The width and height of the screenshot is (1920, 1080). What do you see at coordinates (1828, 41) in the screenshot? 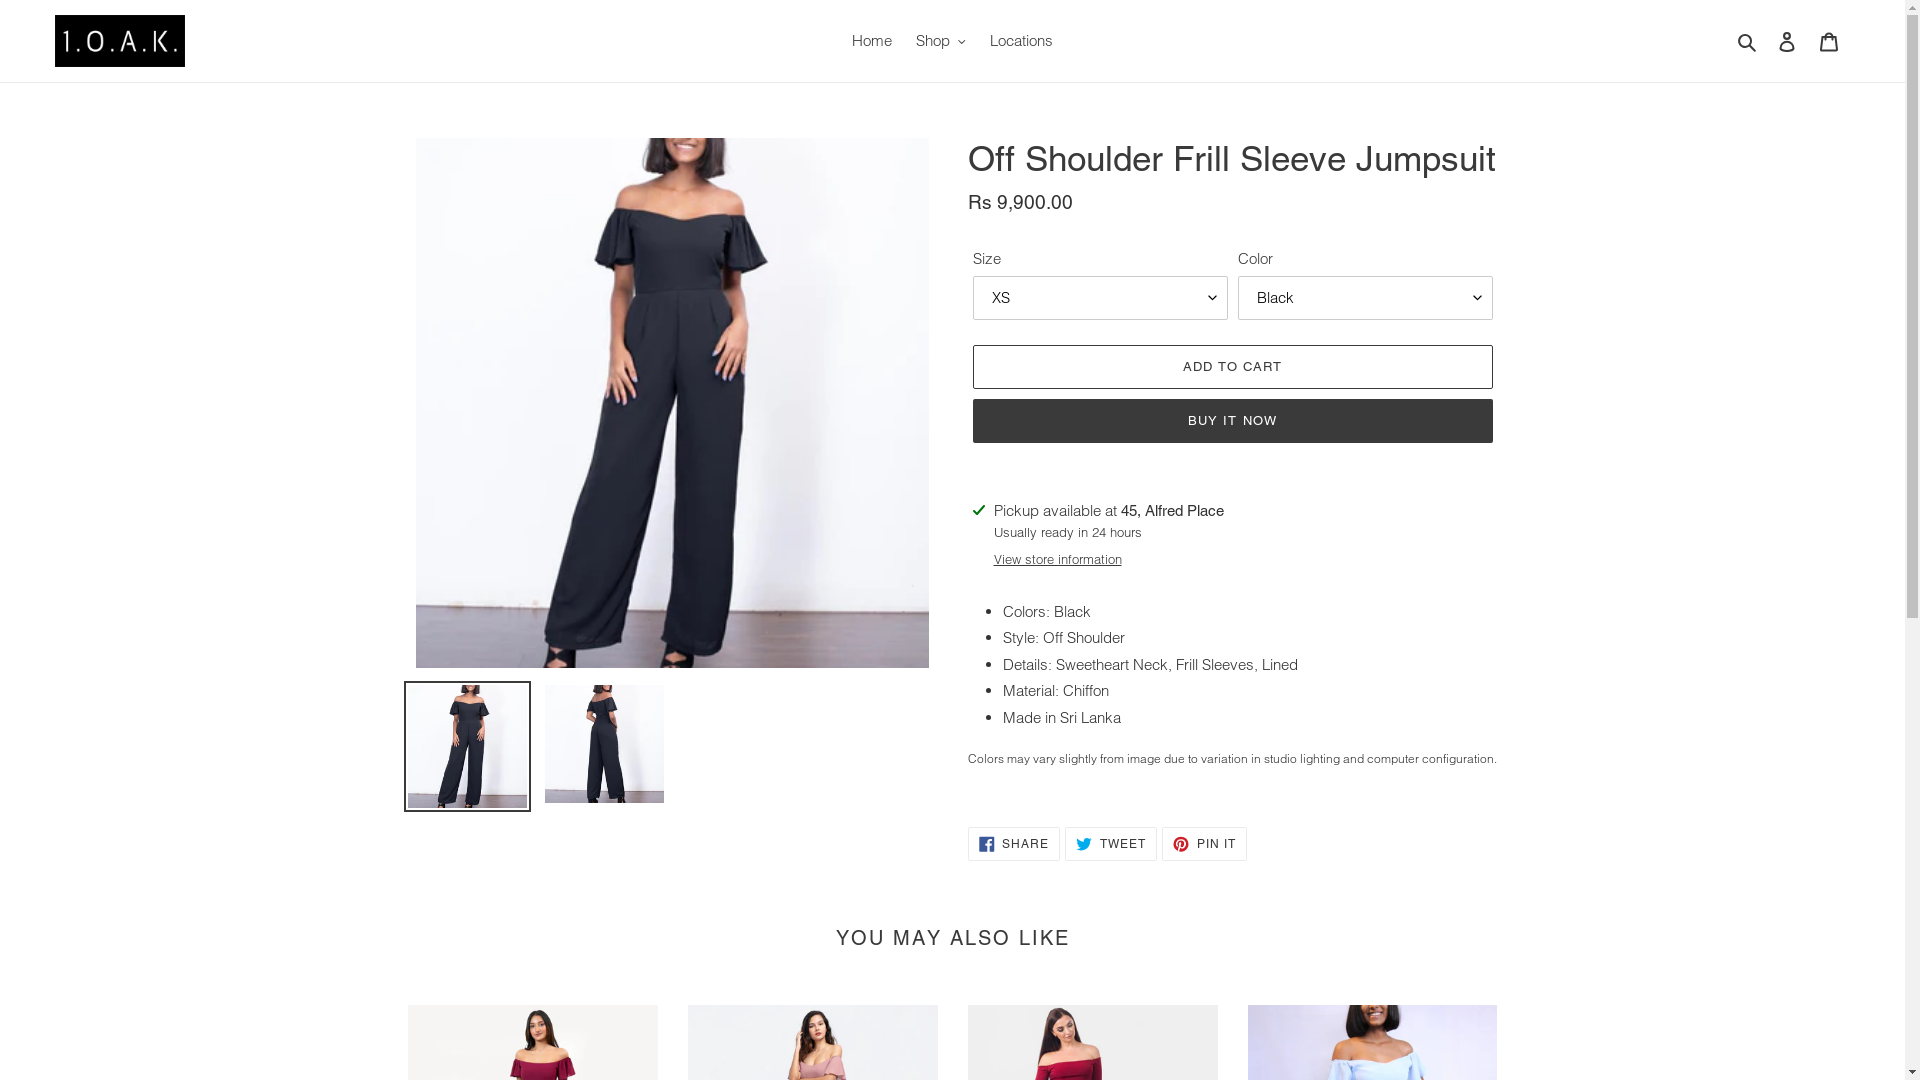
I see `'Cart'` at bounding box center [1828, 41].